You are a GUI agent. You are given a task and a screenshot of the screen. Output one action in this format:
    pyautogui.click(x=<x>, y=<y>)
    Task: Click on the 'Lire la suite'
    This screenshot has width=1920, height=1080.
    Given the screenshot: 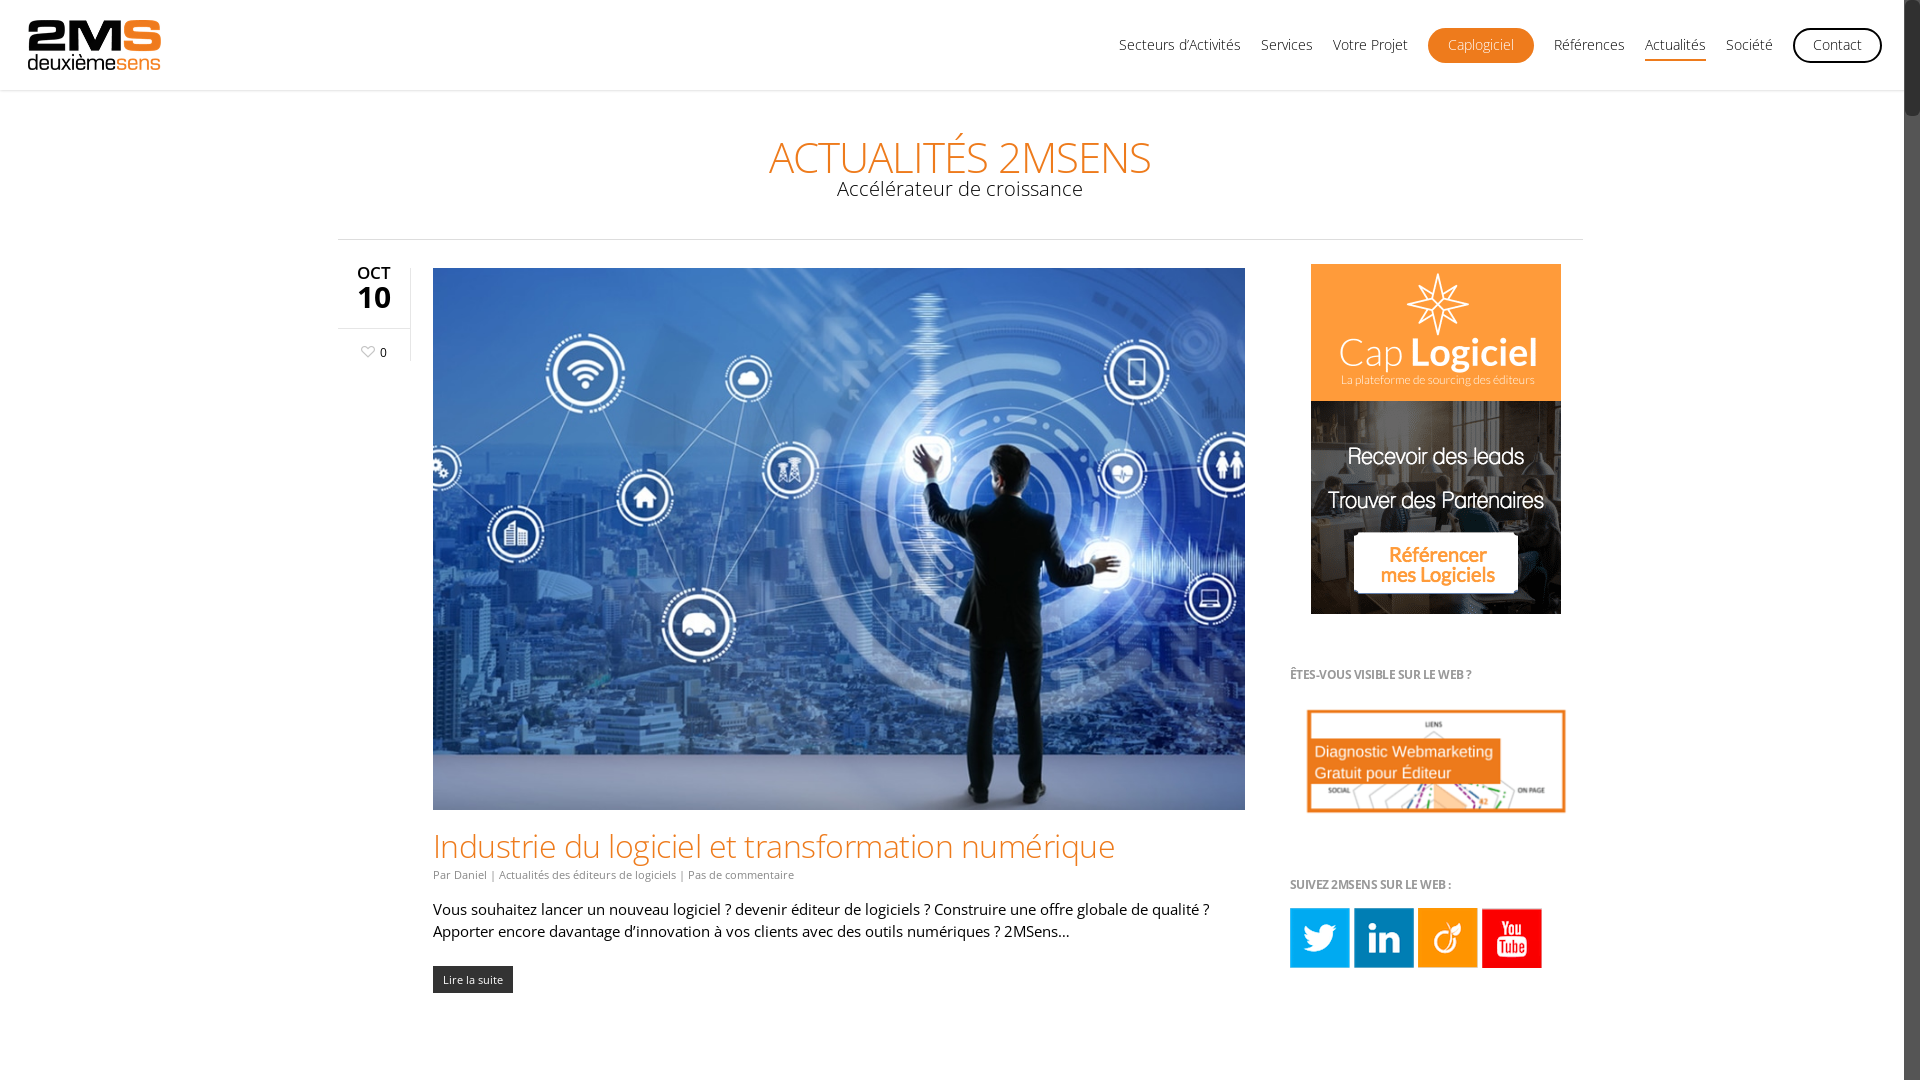 What is the action you would take?
    pyautogui.click(x=431, y=978)
    